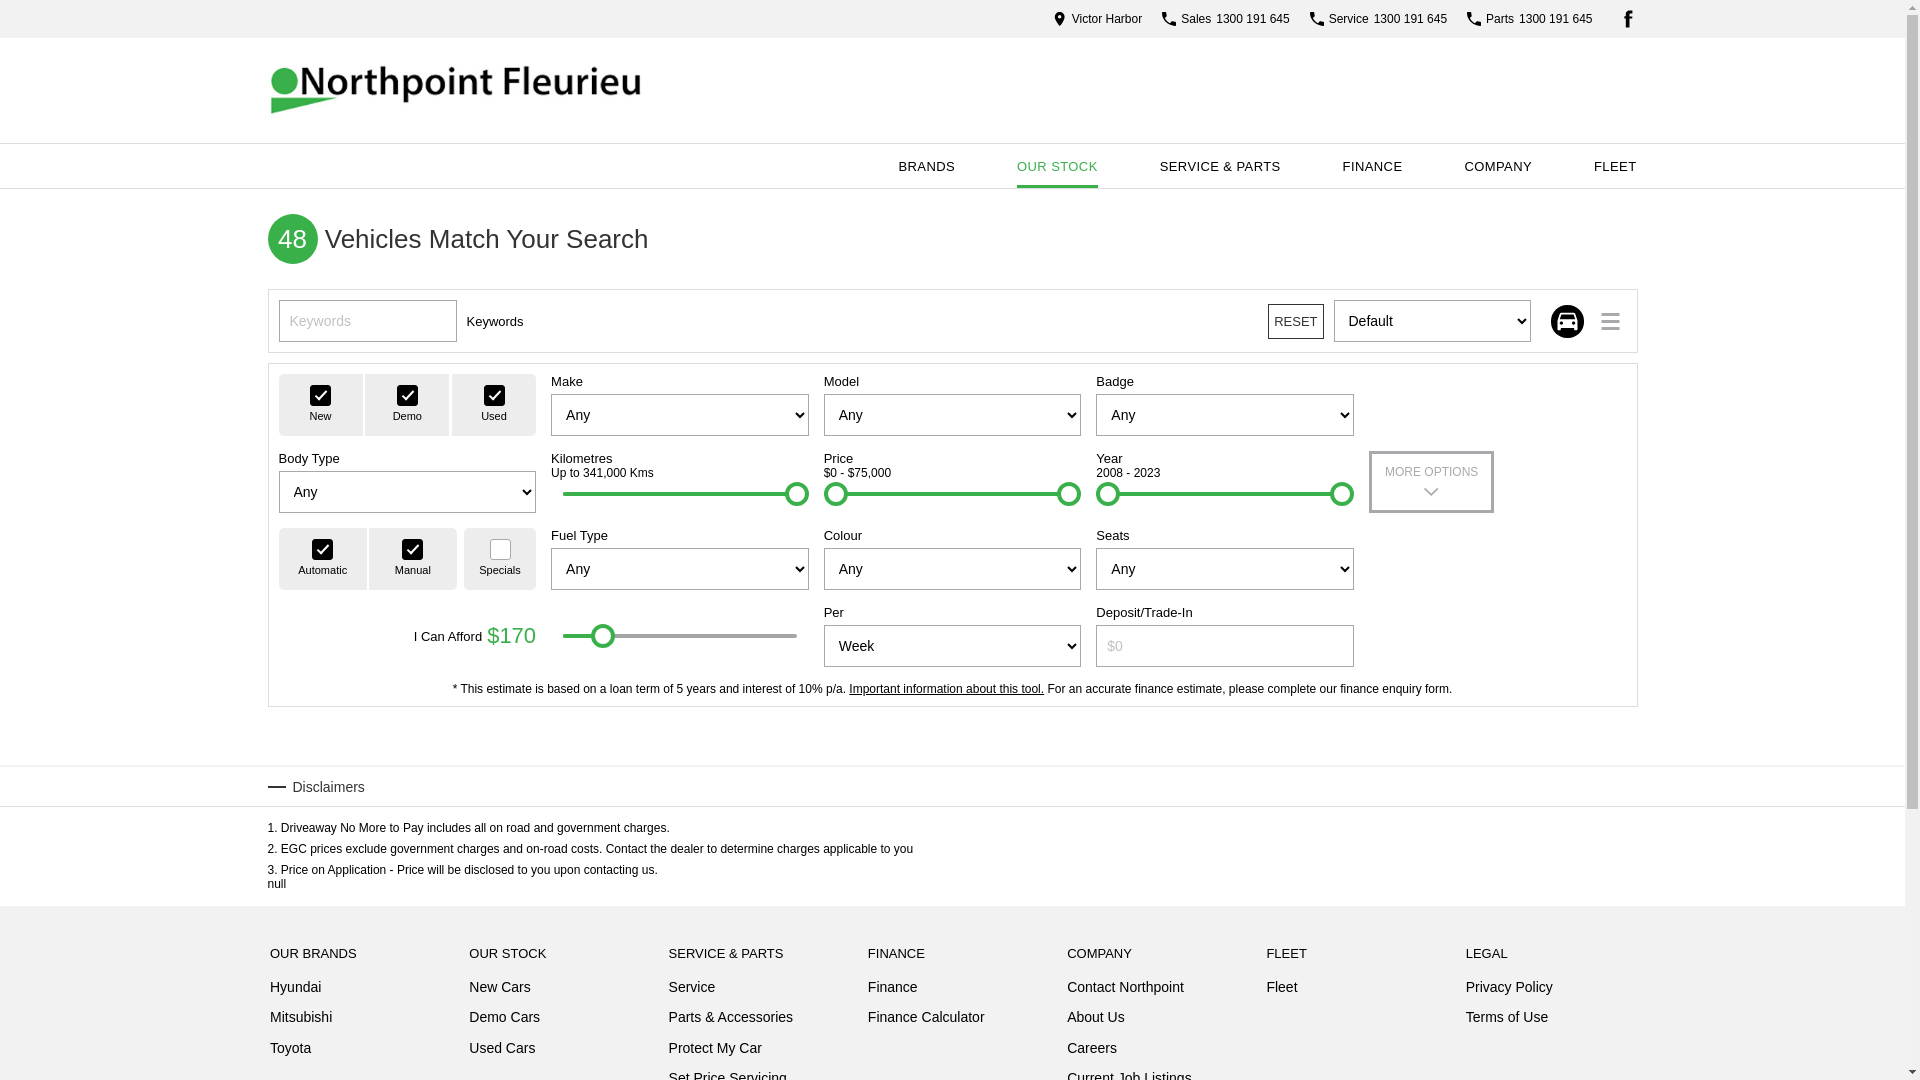 The height and width of the screenshot is (1080, 1920). Describe the element at coordinates (1219, 164) in the screenshot. I see `'SERVICE & PARTS'` at that location.